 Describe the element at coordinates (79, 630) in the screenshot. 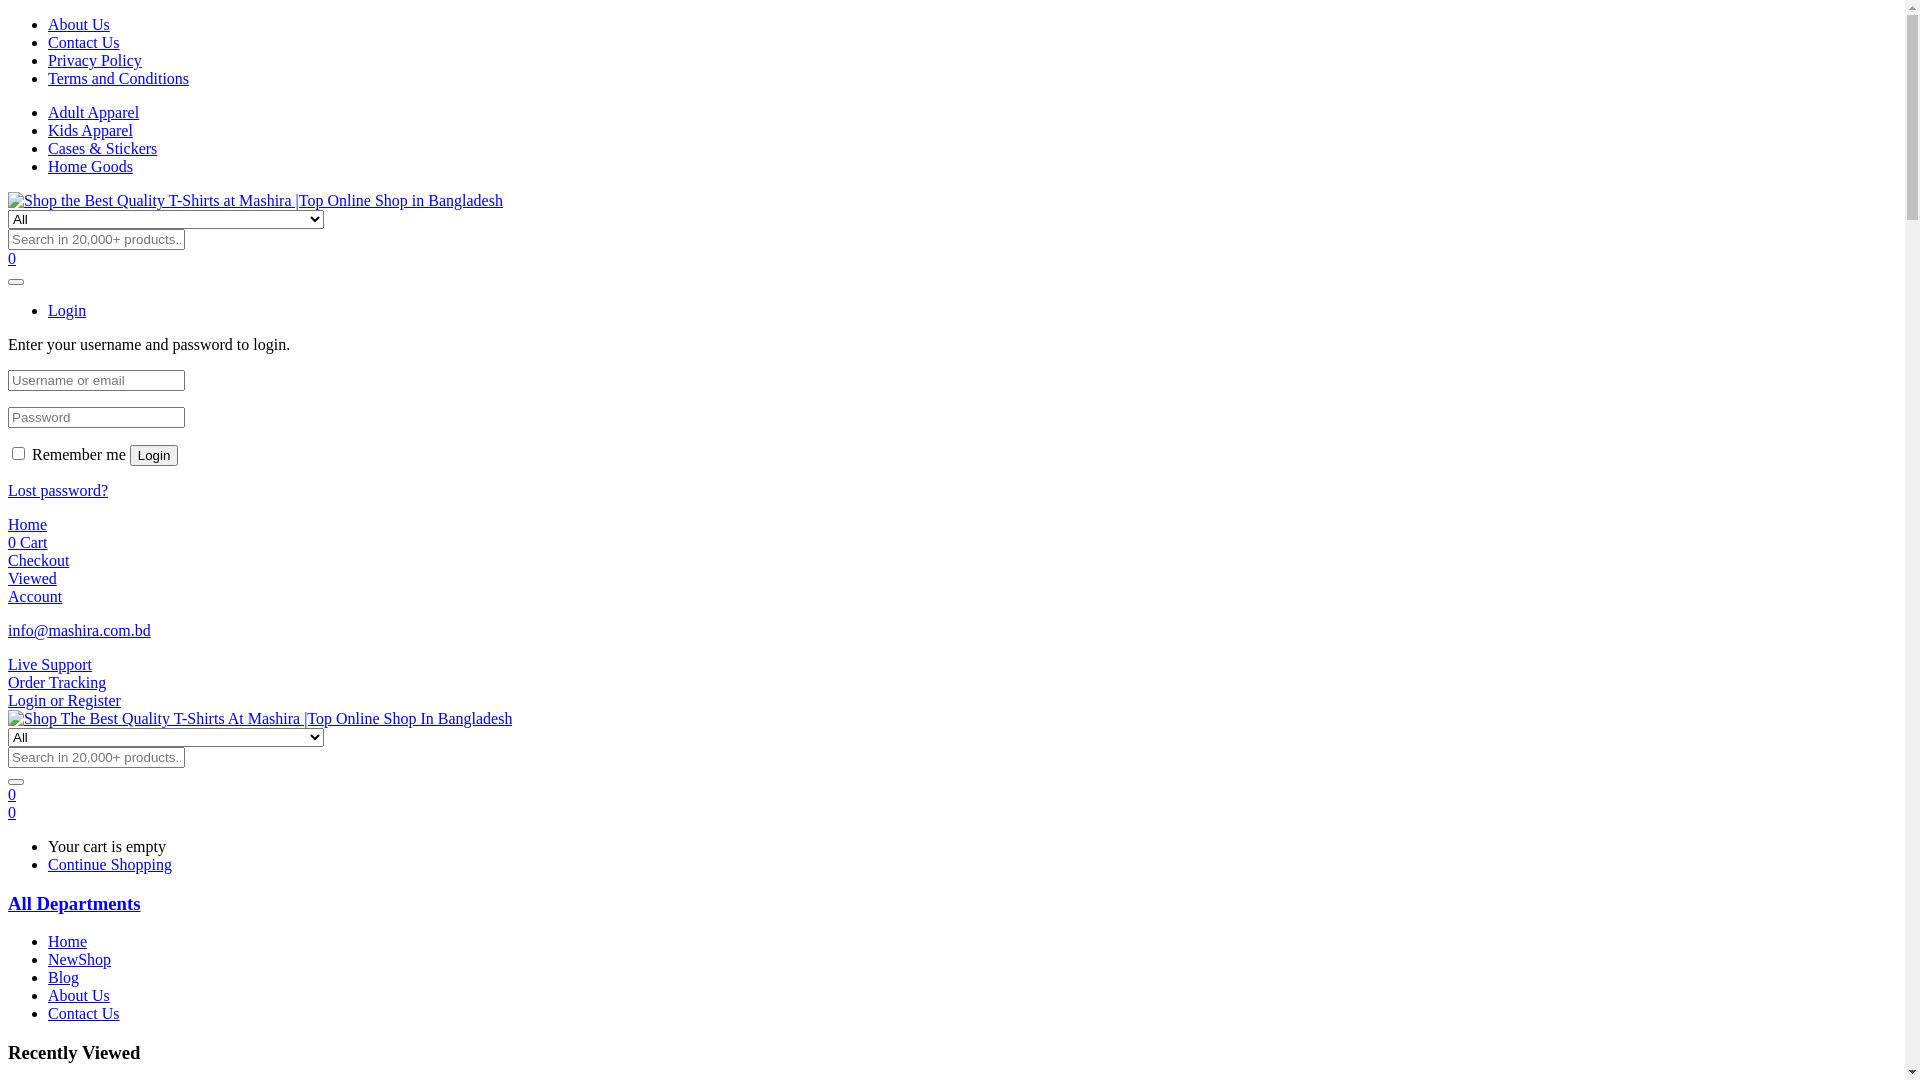

I see `'info@mashira.com.bd'` at that location.